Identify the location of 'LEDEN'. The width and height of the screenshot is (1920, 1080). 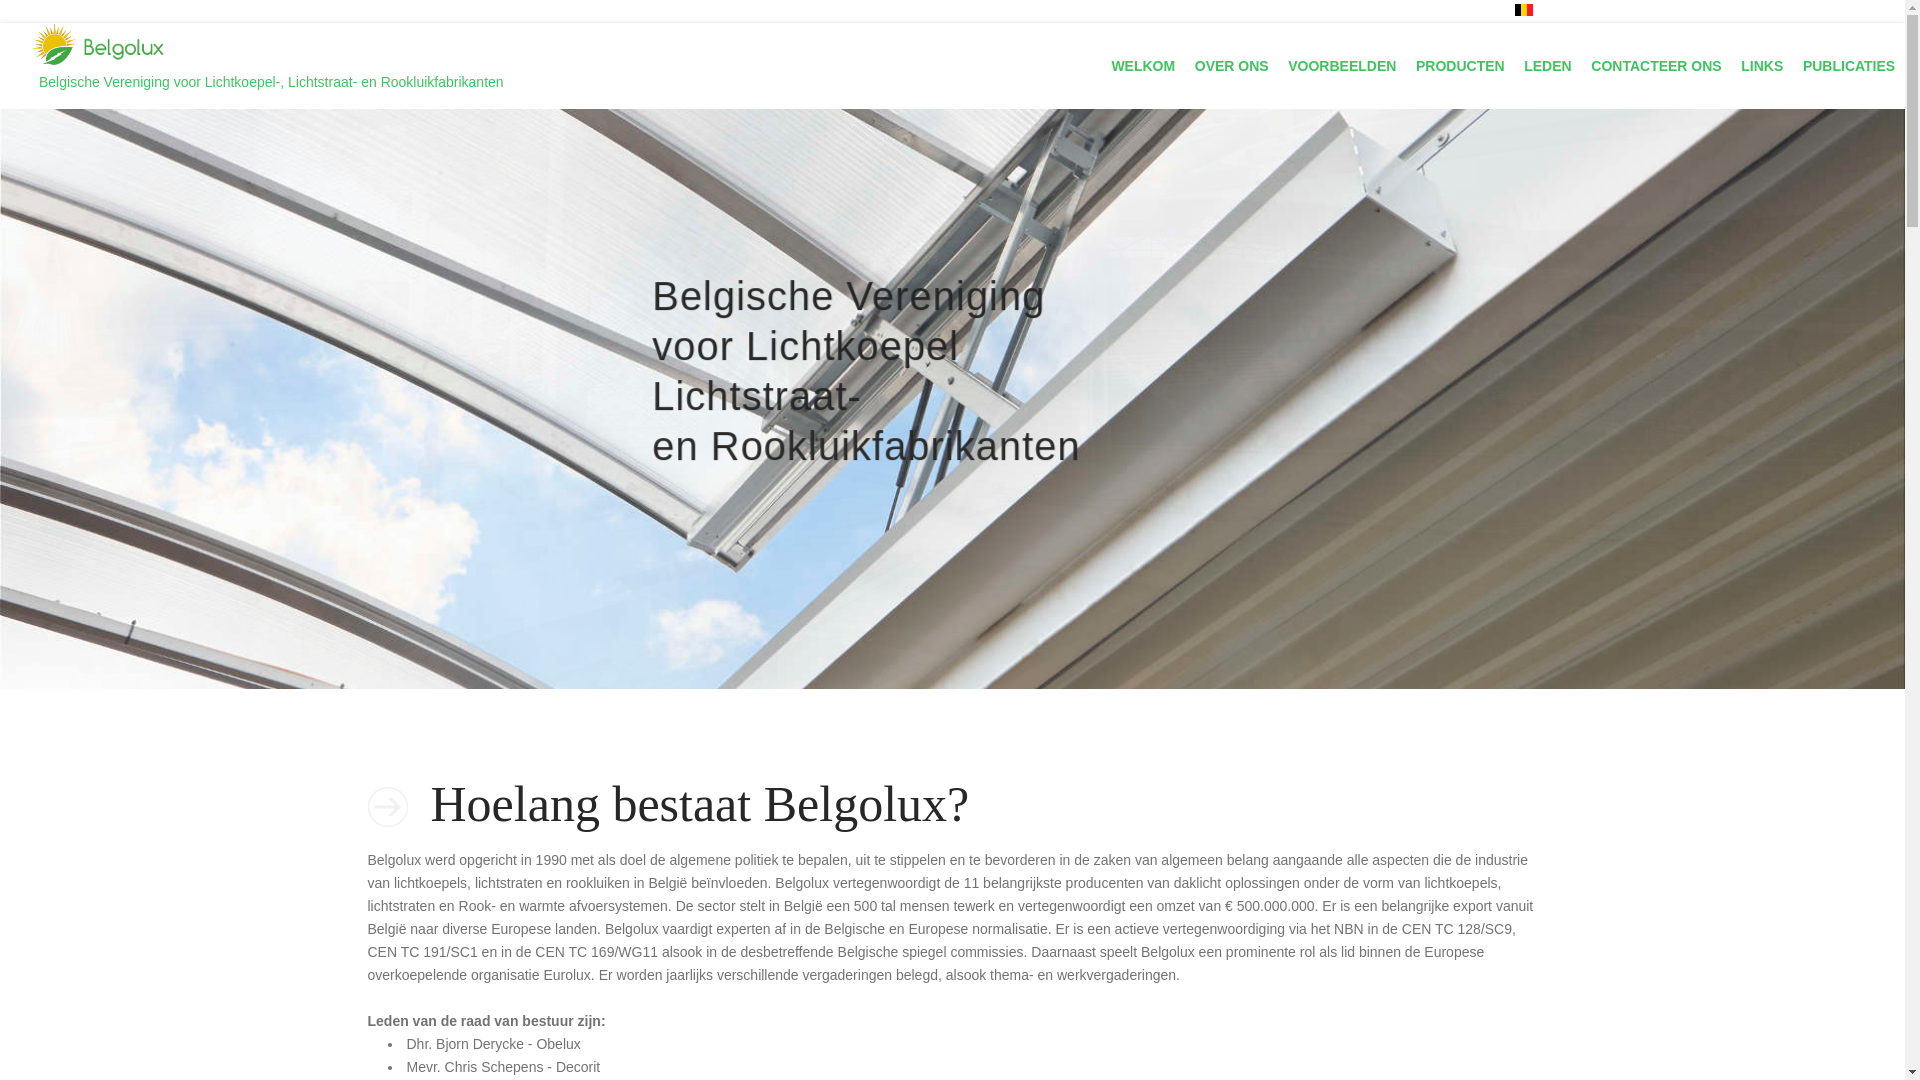
(1546, 64).